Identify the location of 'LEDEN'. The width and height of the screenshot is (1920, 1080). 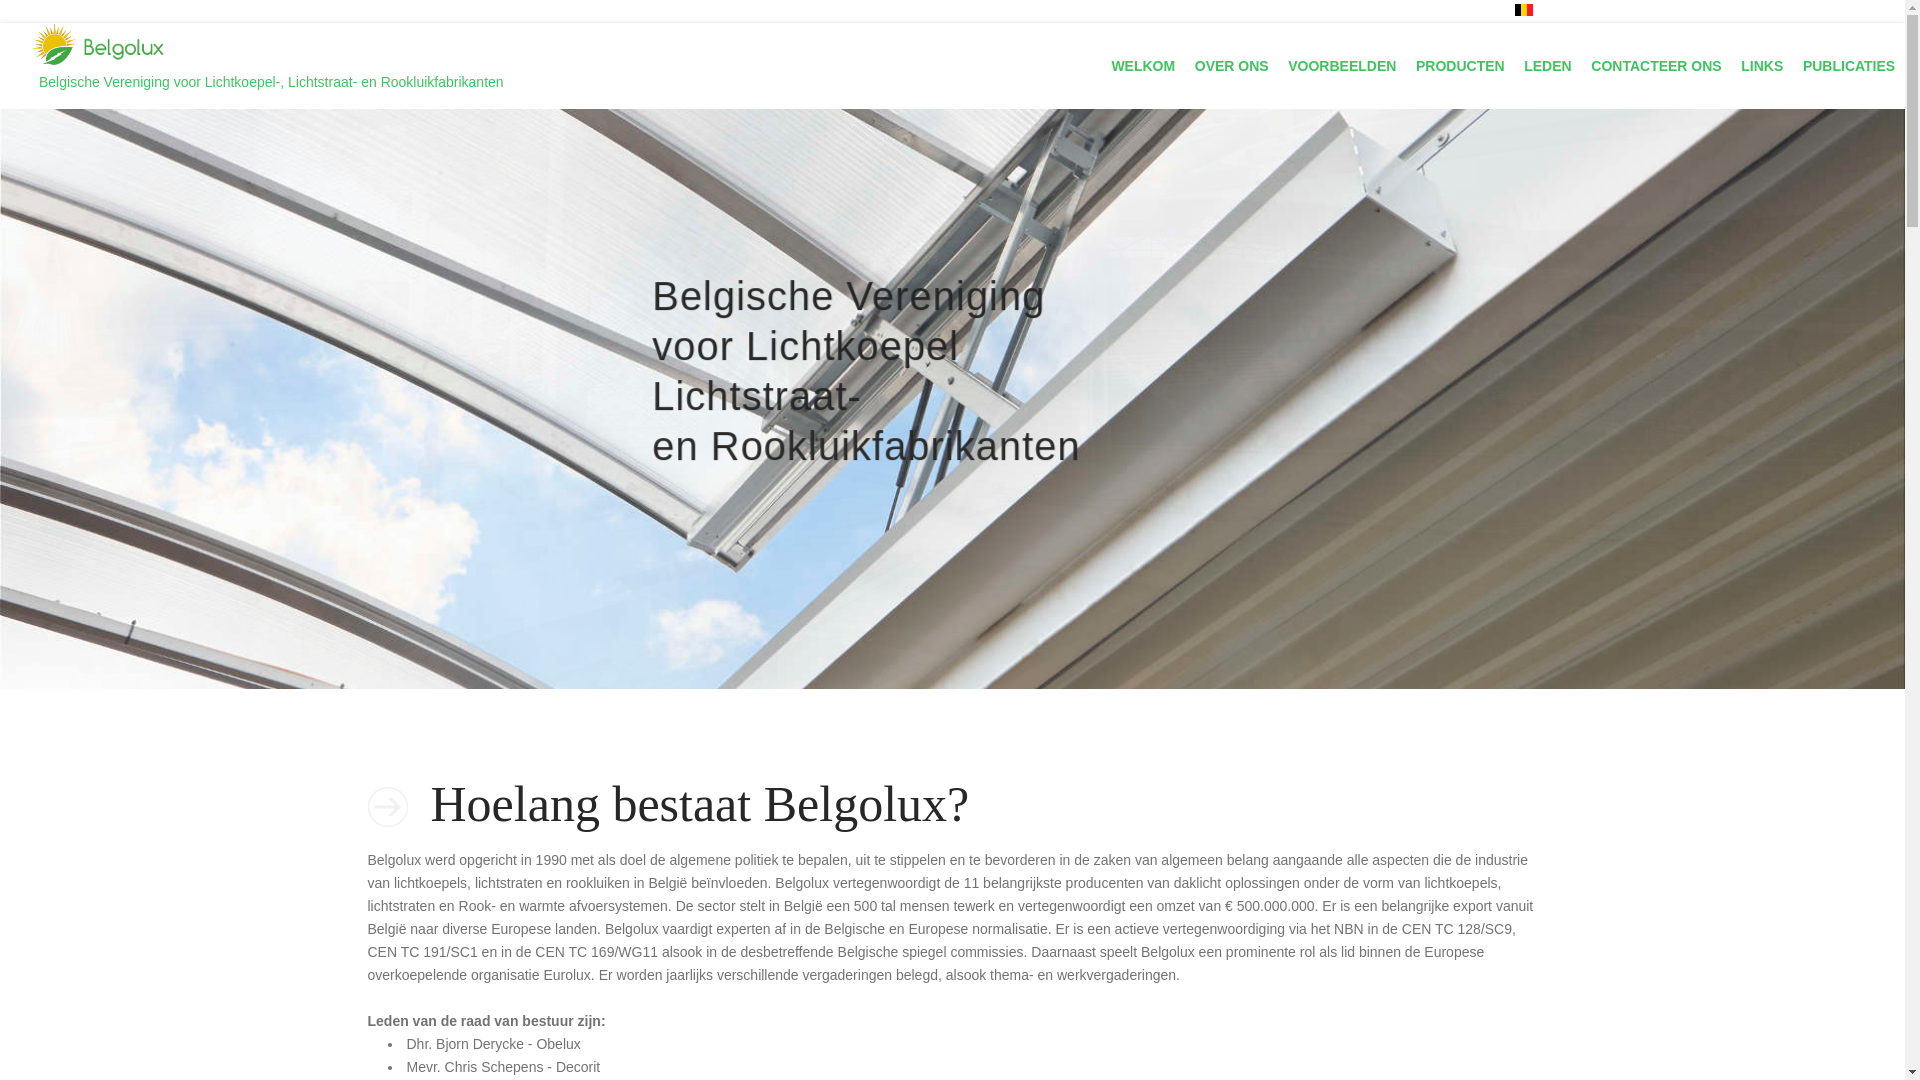
(1546, 64).